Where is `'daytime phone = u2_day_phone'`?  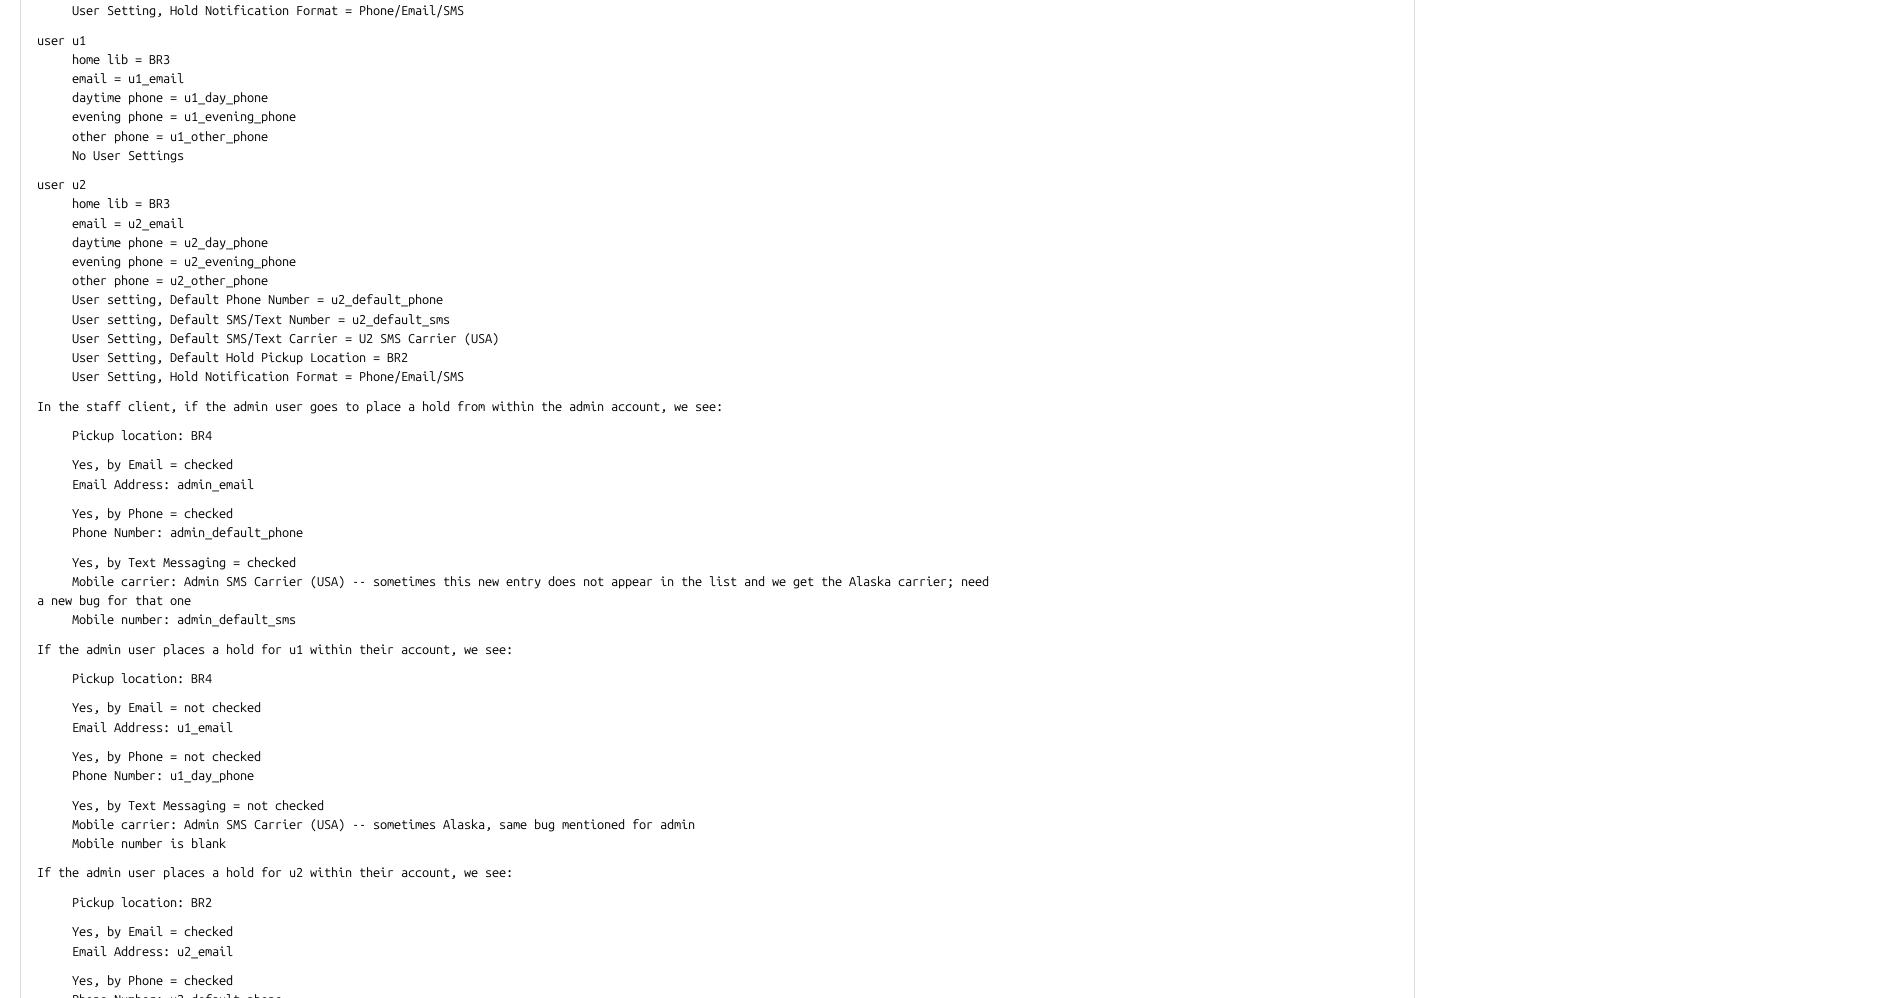 'daytime phone = u2_day_phone' is located at coordinates (152, 241).